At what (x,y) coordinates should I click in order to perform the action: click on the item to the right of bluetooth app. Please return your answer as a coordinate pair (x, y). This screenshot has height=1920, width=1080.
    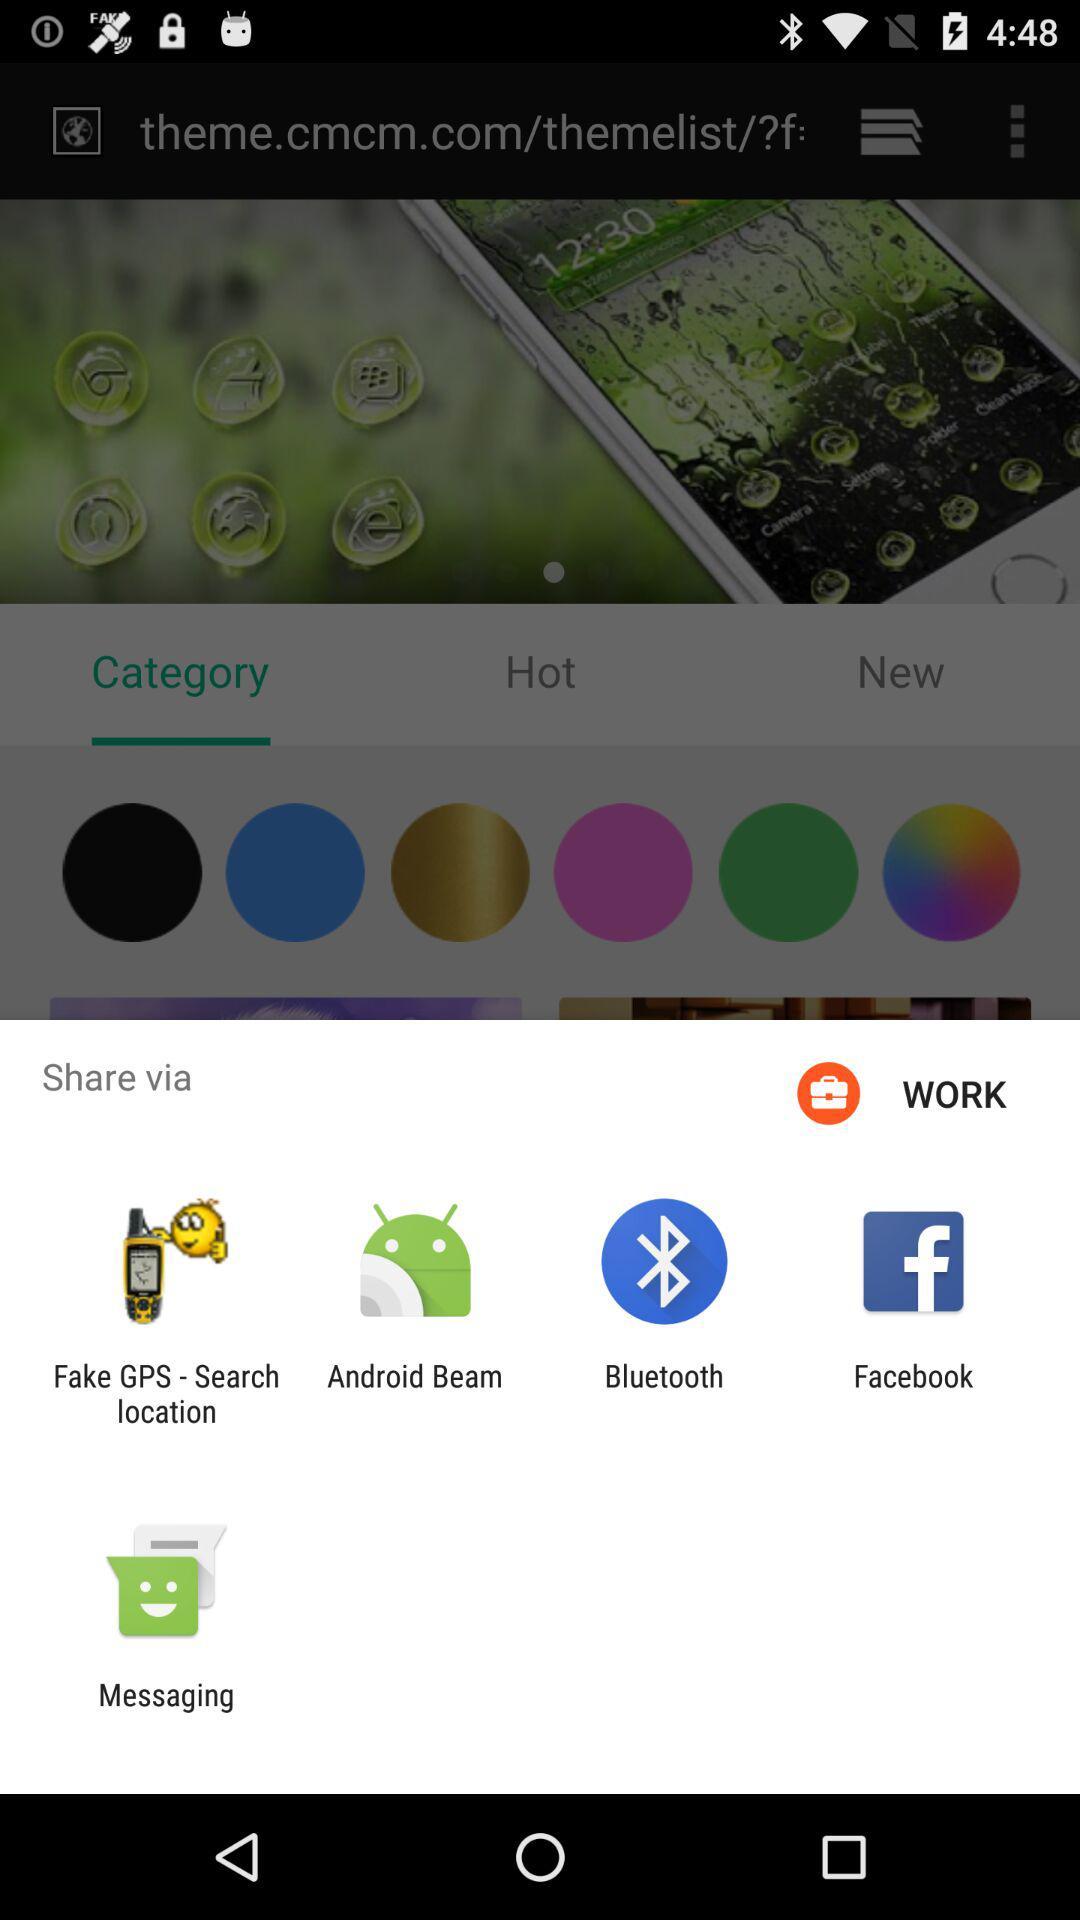
    Looking at the image, I should click on (913, 1392).